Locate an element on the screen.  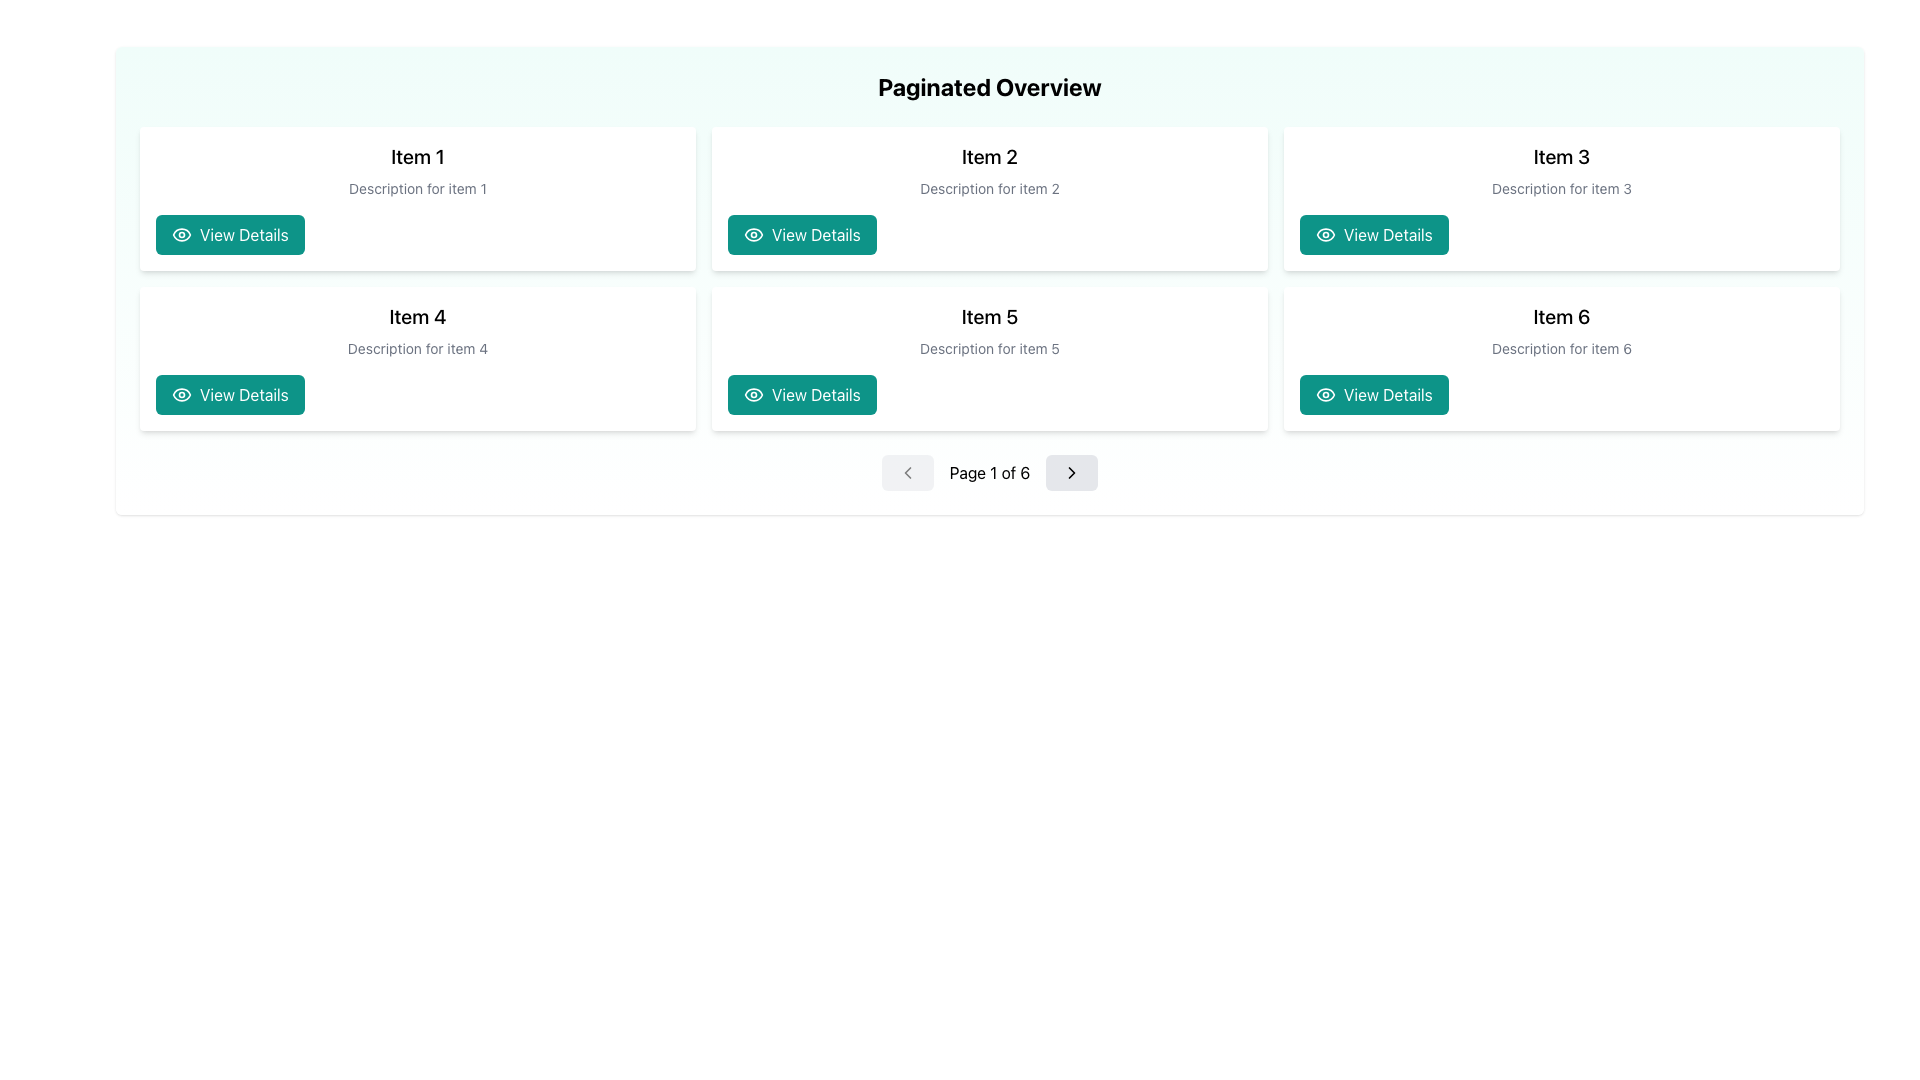
the eye icon located within the 'View Details' button in the third box labeled 'Item 3', which is situated in the top right section of the page is located at coordinates (1325, 234).